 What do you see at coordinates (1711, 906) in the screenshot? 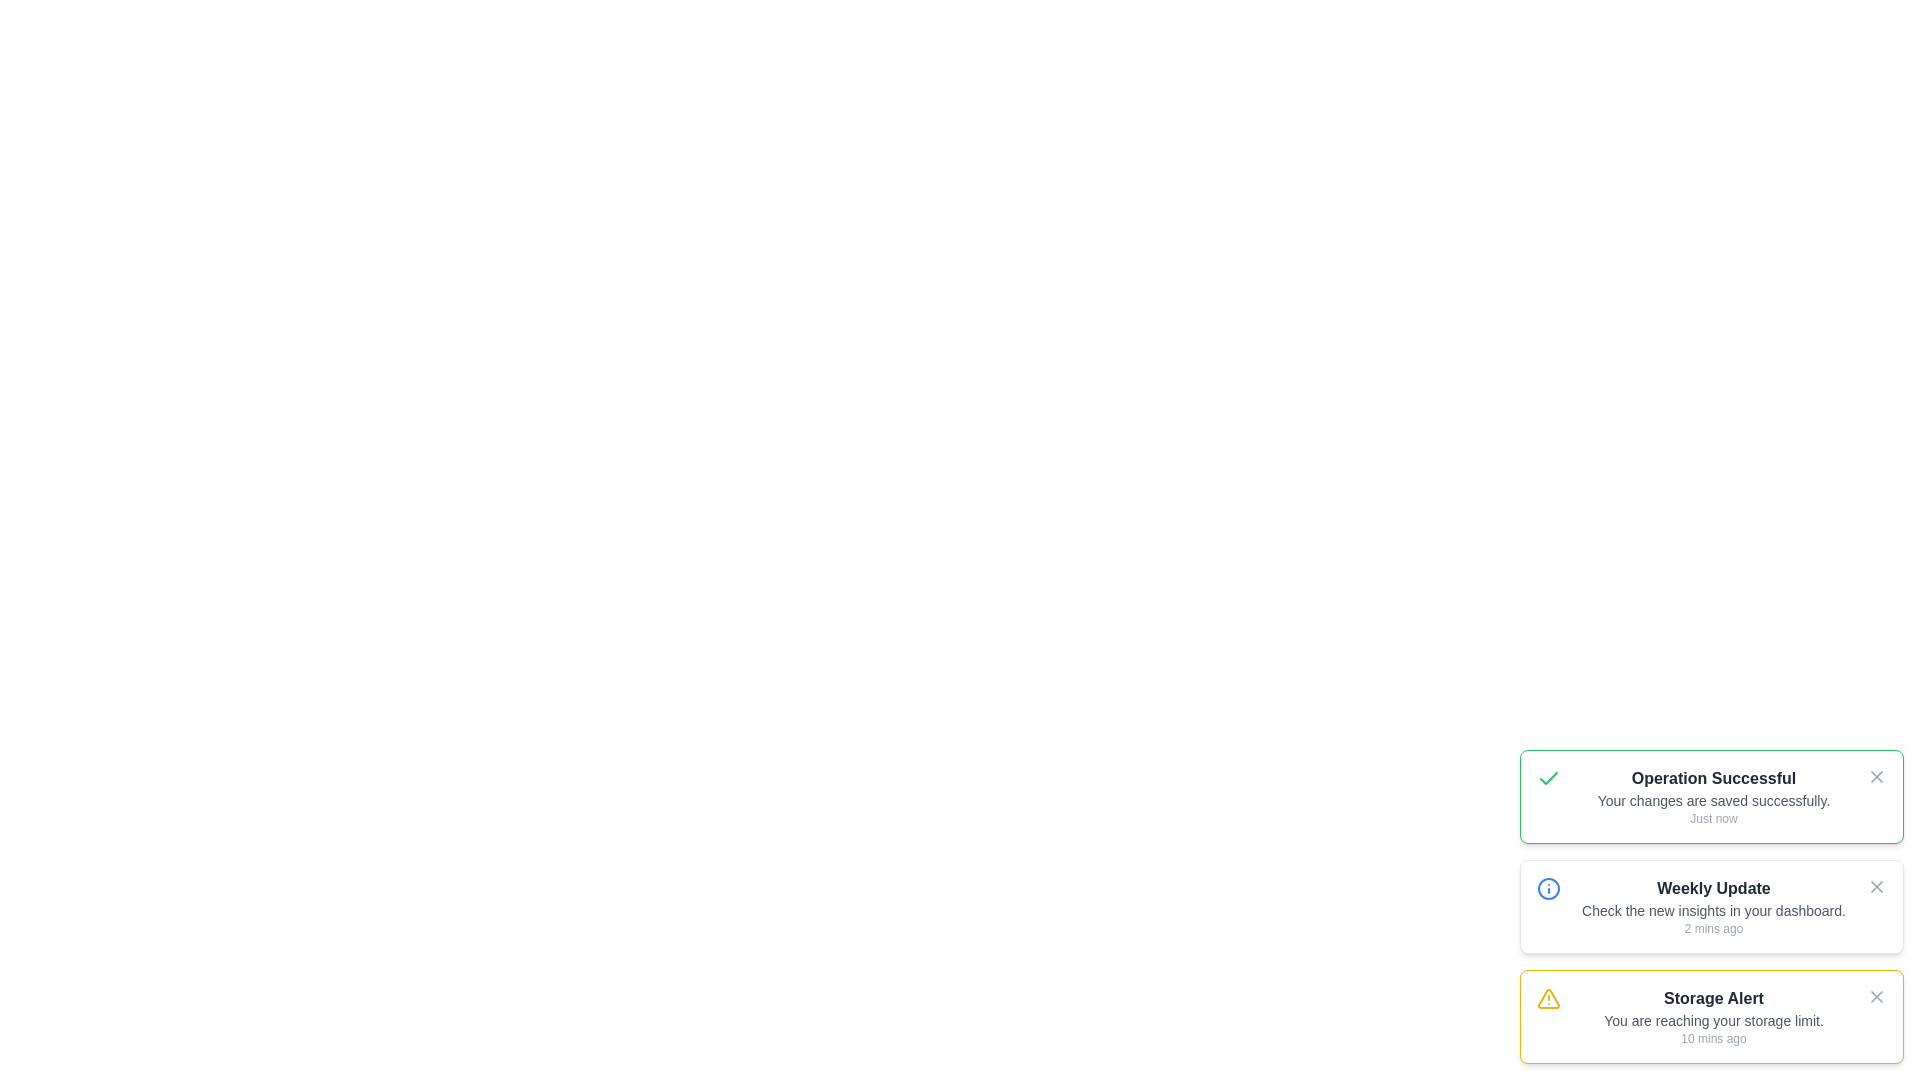
I see `the Informational Notification Box labeled 'Weekly Update'` at bounding box center [1711, 906].